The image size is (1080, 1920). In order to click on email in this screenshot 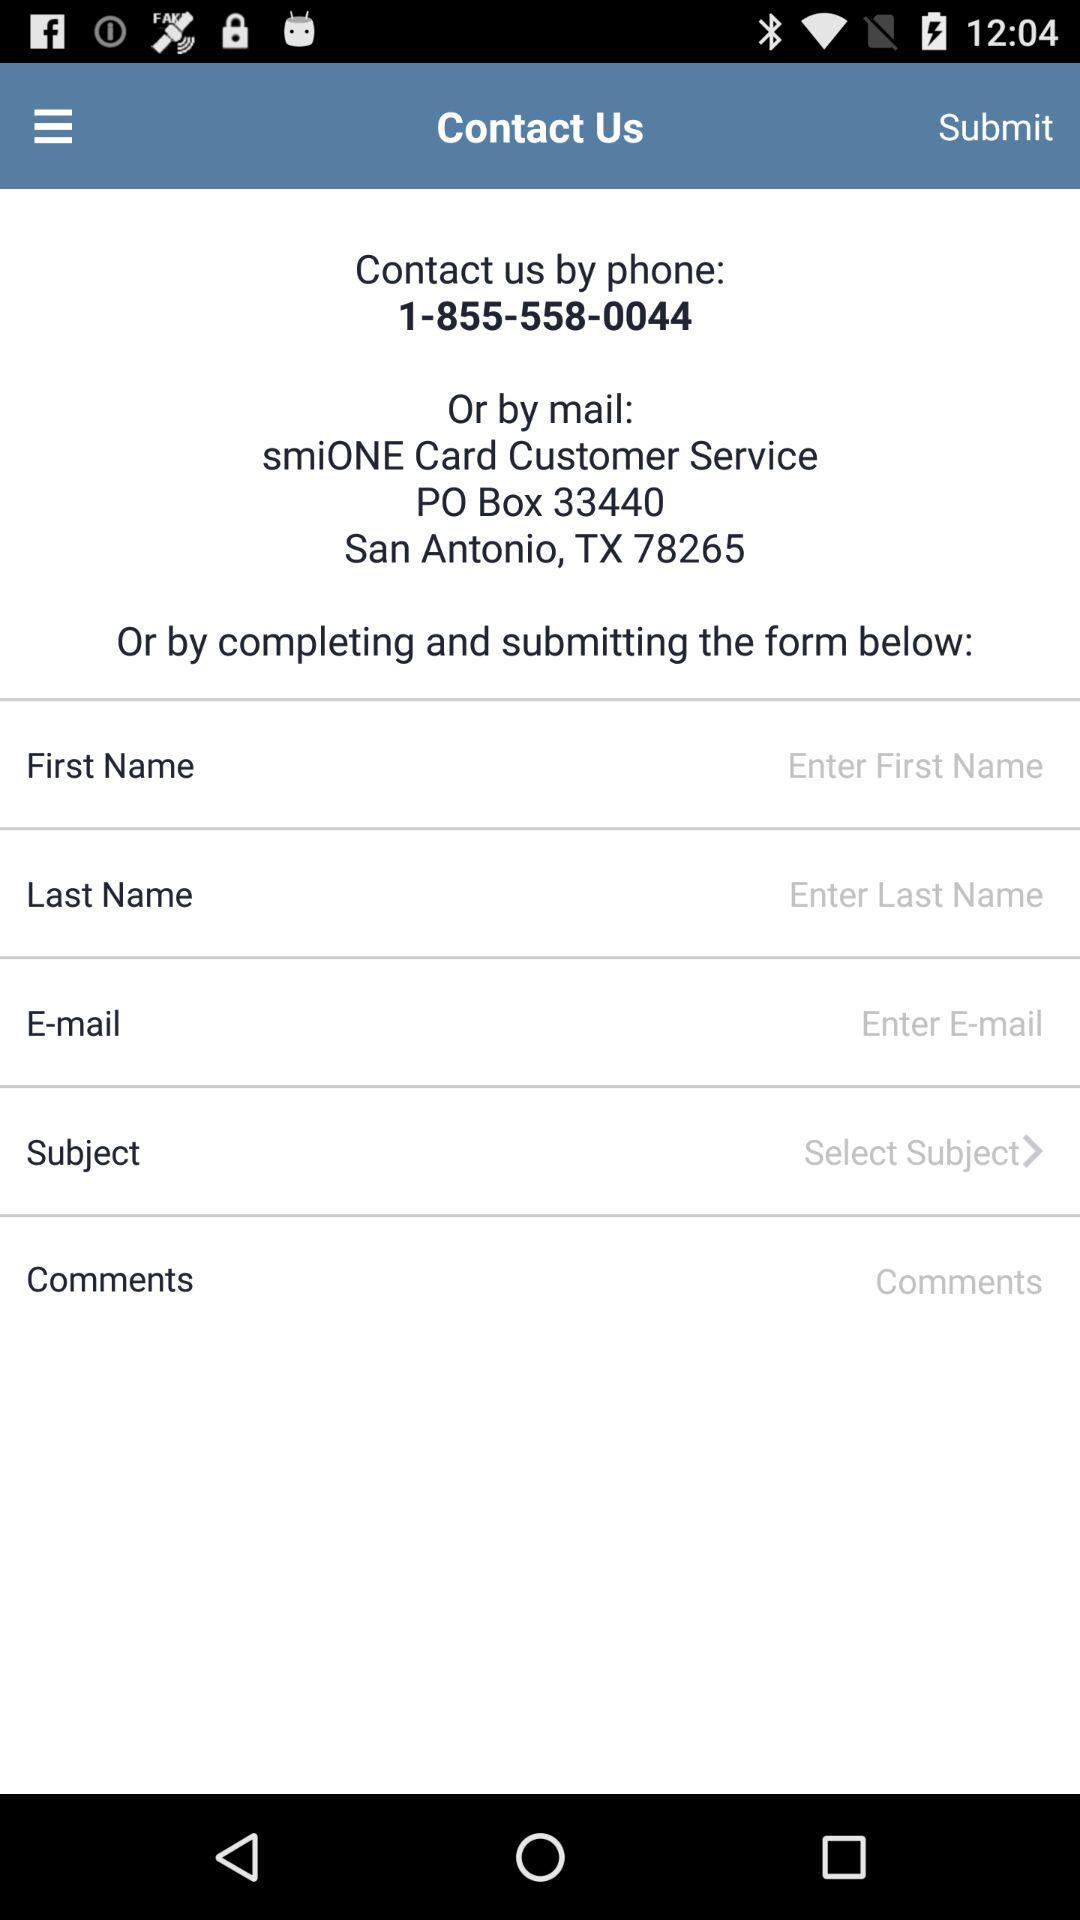, I will do `click(599, 1022)`.